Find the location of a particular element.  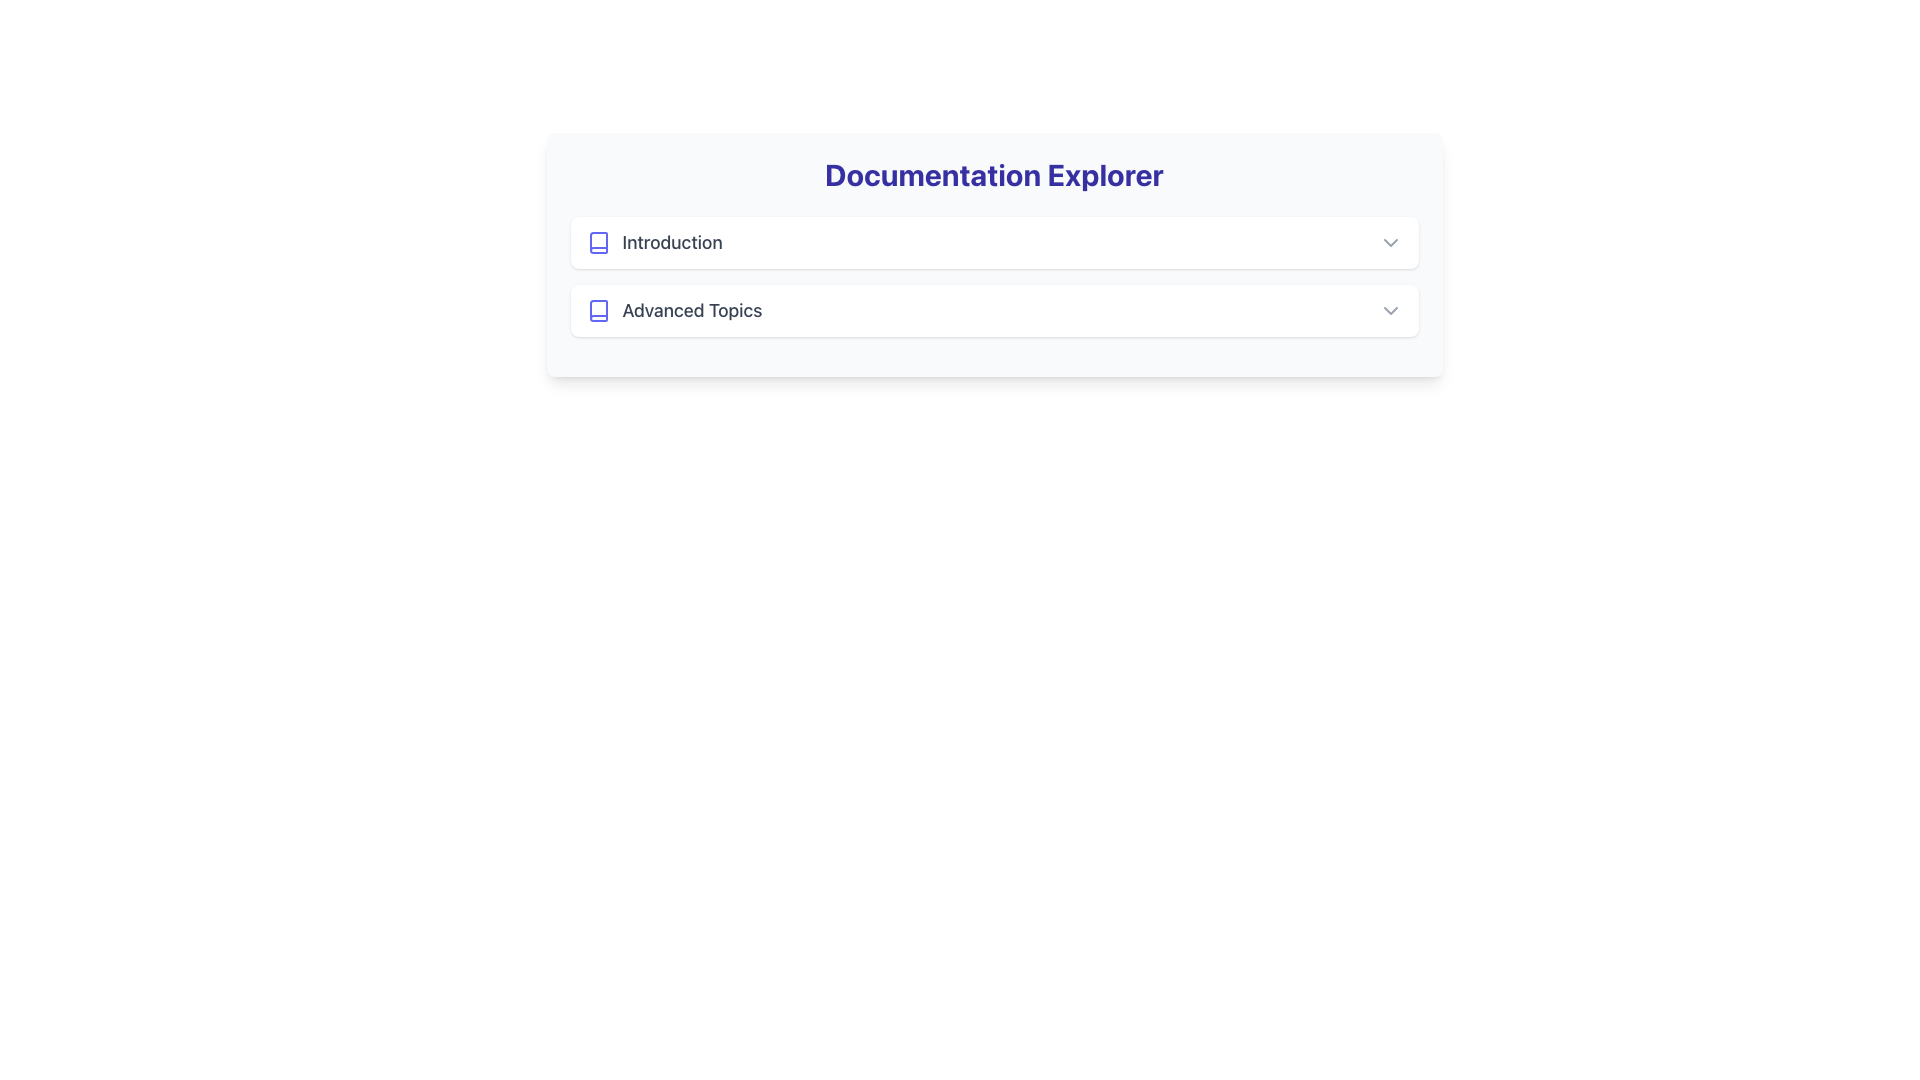

the self-contained module or widget that allows navigation or access to documentation-related content, positioned centrally in the interface is located at coordinates (994, 253).